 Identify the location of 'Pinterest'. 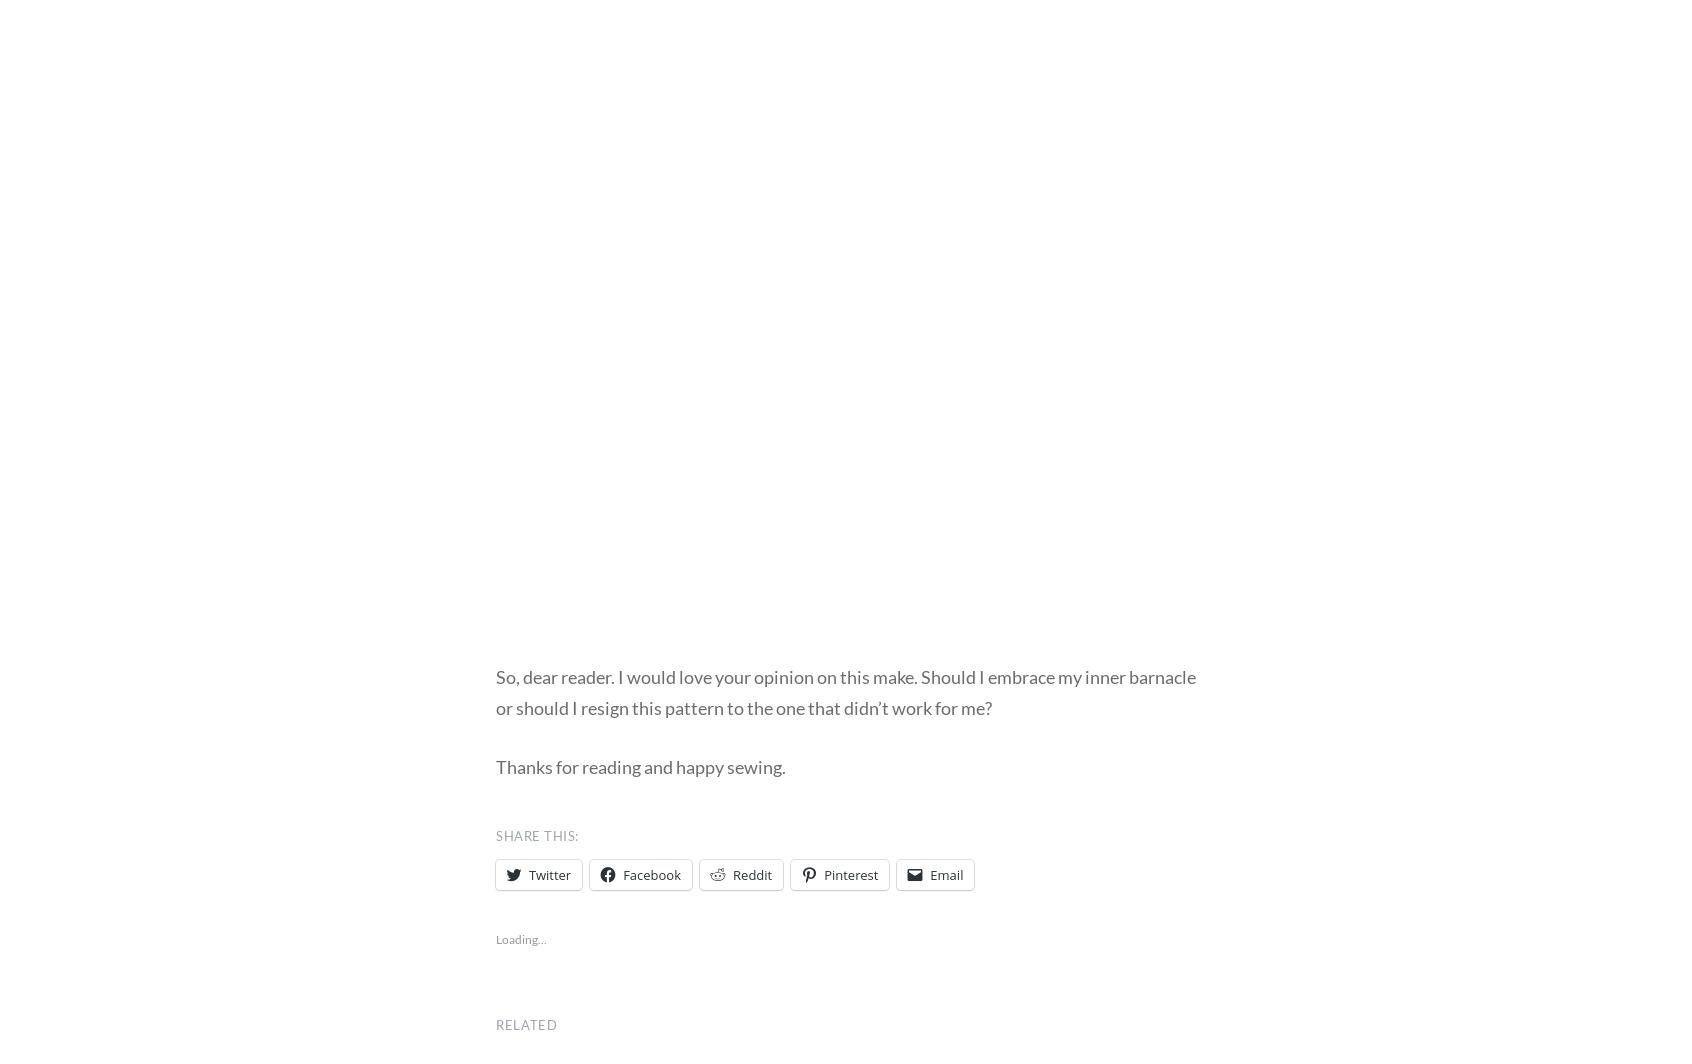
(850, 873).